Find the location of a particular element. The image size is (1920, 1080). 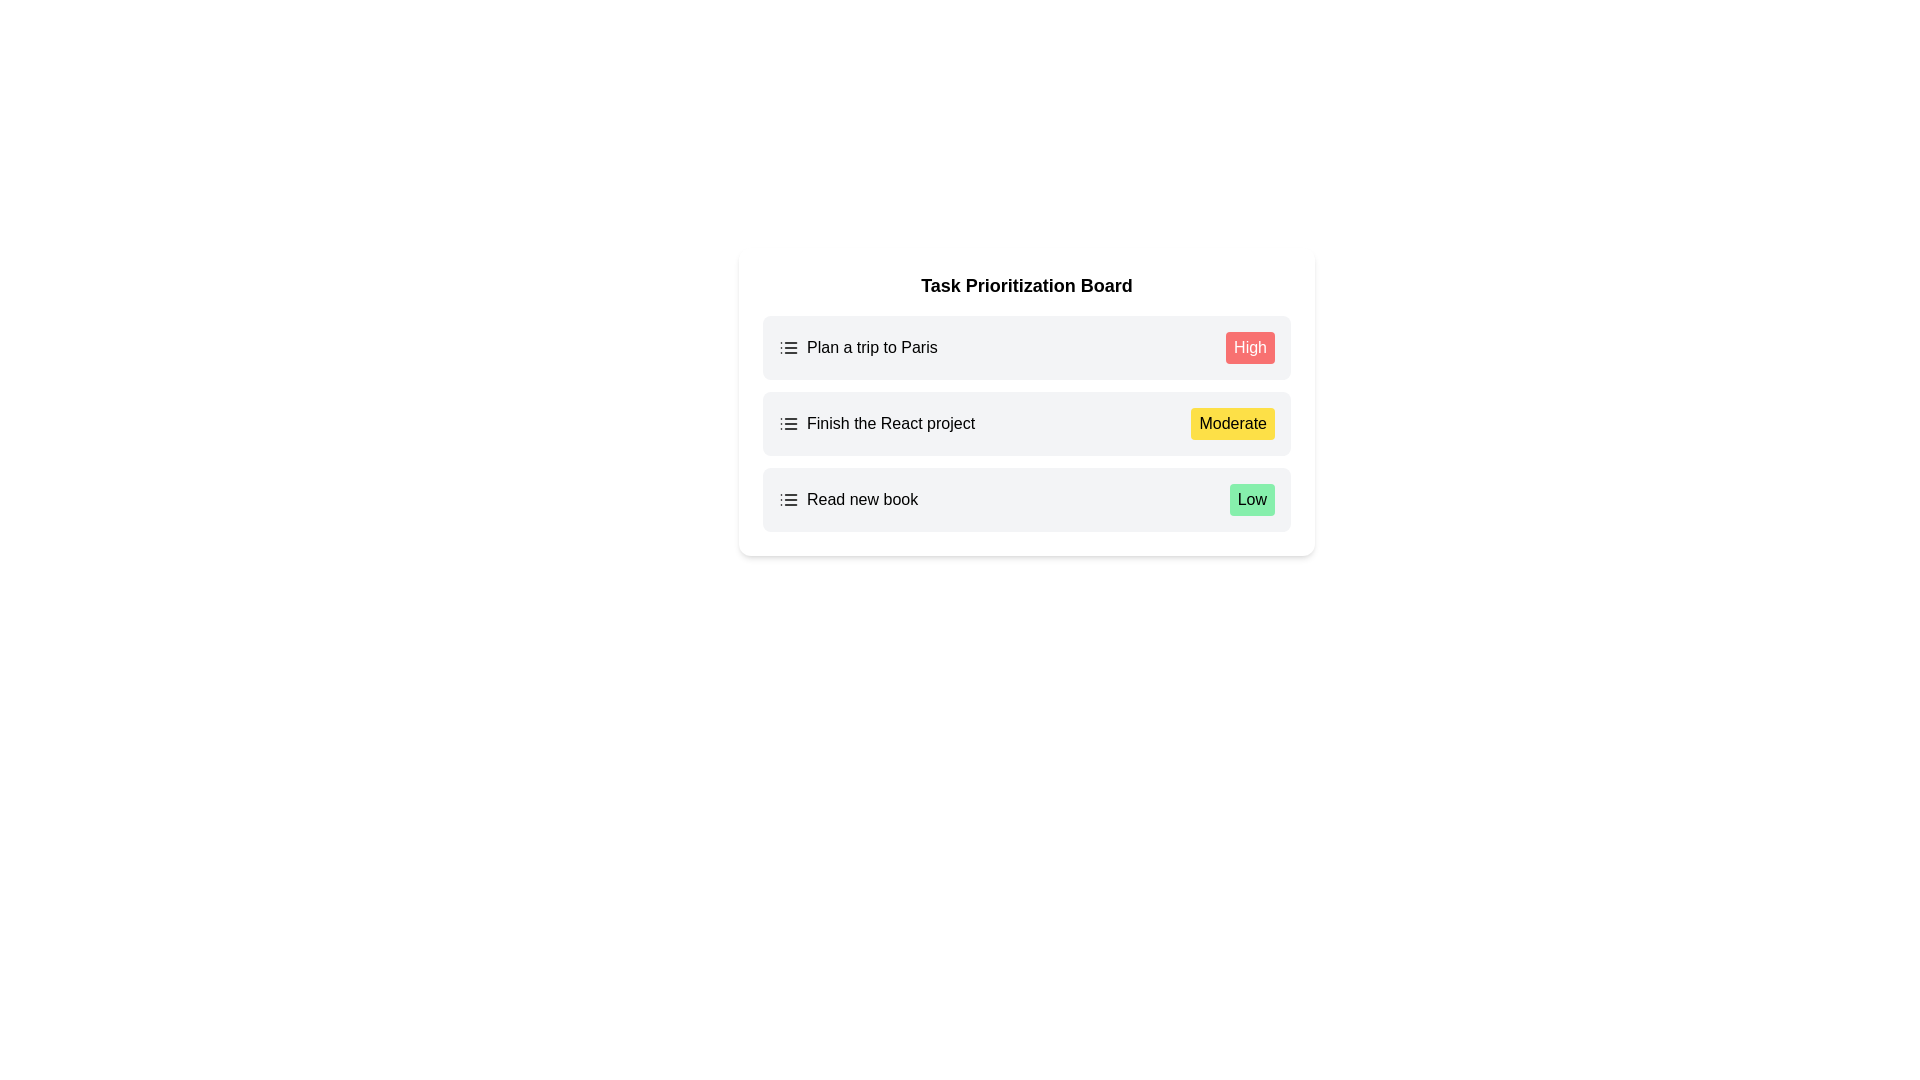

the descriptive label for the third task item in the task prioritization interface, which is located on the 'Task Prioritization Board', aligned with a list icon on the left and a 'Low' priority indicator on the right is located at coordinates (862, 499).